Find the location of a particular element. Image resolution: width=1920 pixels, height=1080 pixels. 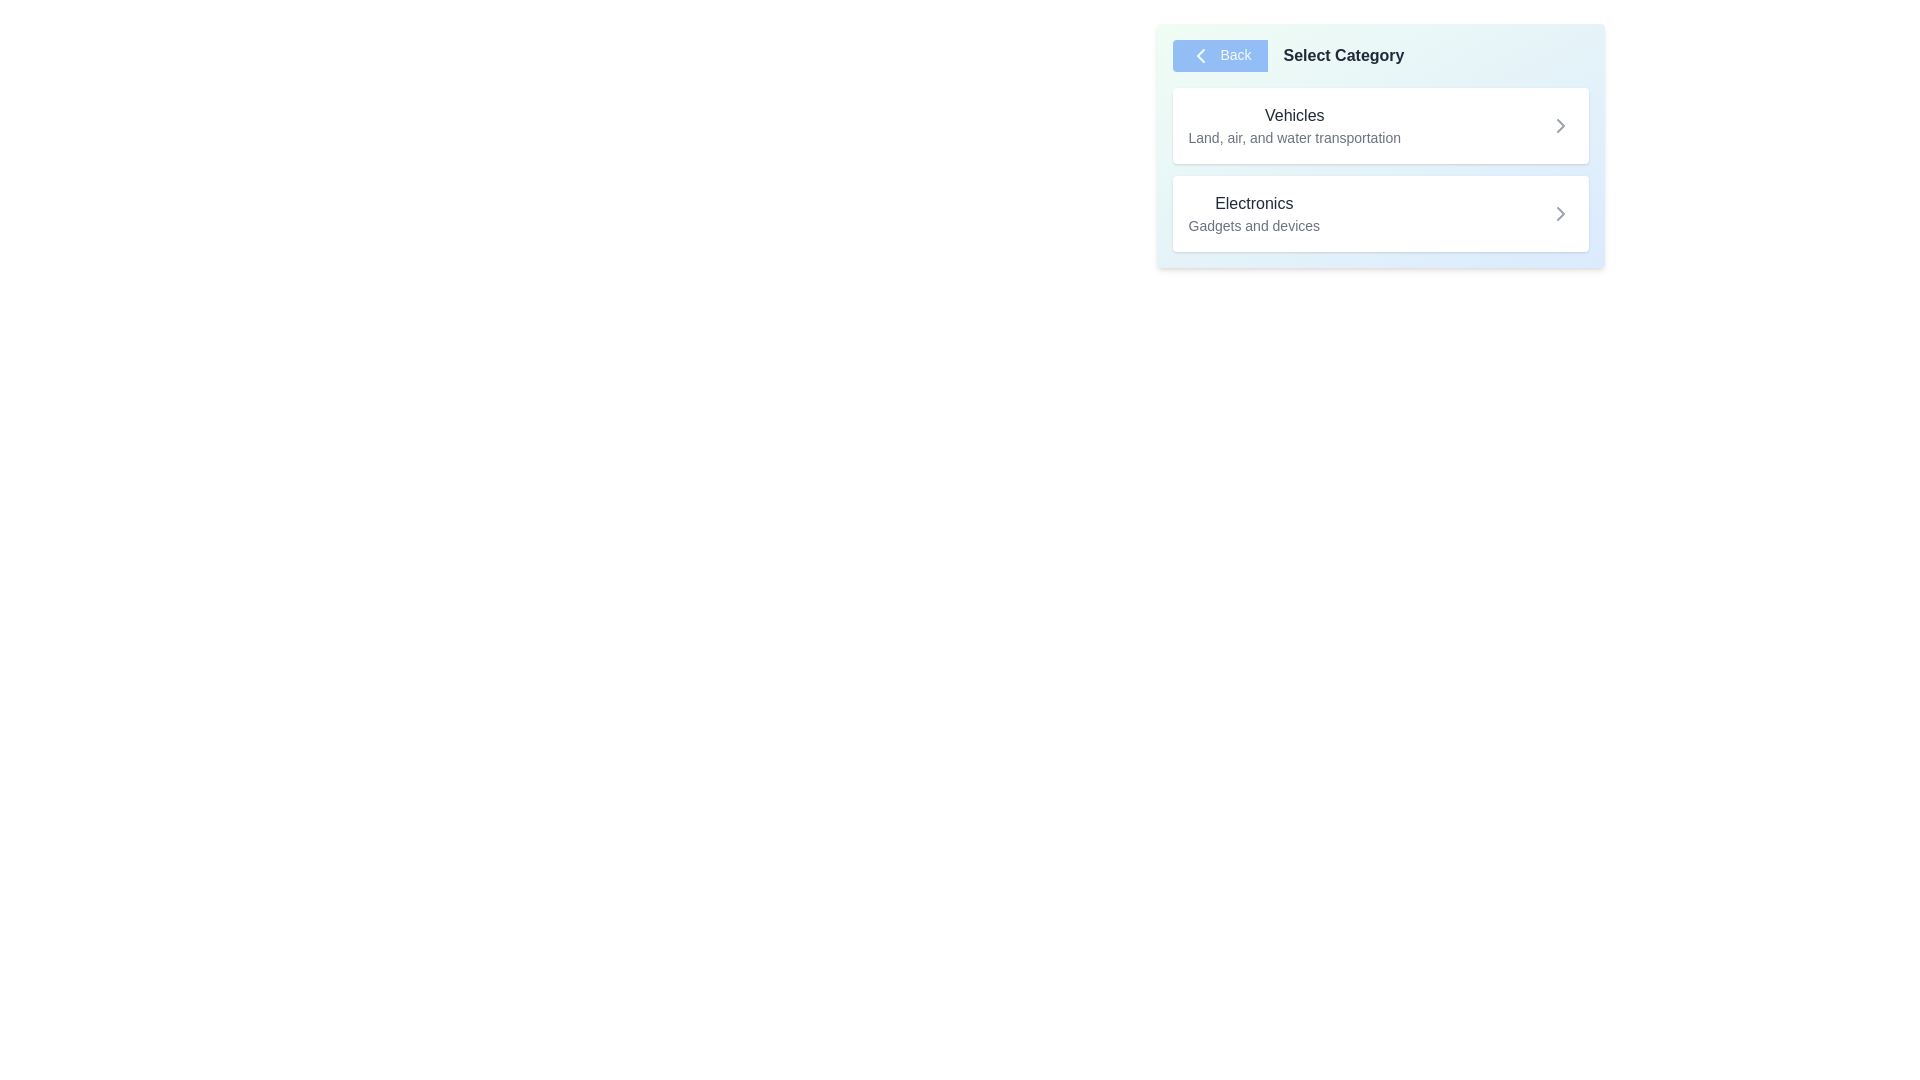

the right-pointing chevron icon that signifies navigation or progression, located at the far right of the 'Electronics' category entry is located at coordinates (1559, 213).